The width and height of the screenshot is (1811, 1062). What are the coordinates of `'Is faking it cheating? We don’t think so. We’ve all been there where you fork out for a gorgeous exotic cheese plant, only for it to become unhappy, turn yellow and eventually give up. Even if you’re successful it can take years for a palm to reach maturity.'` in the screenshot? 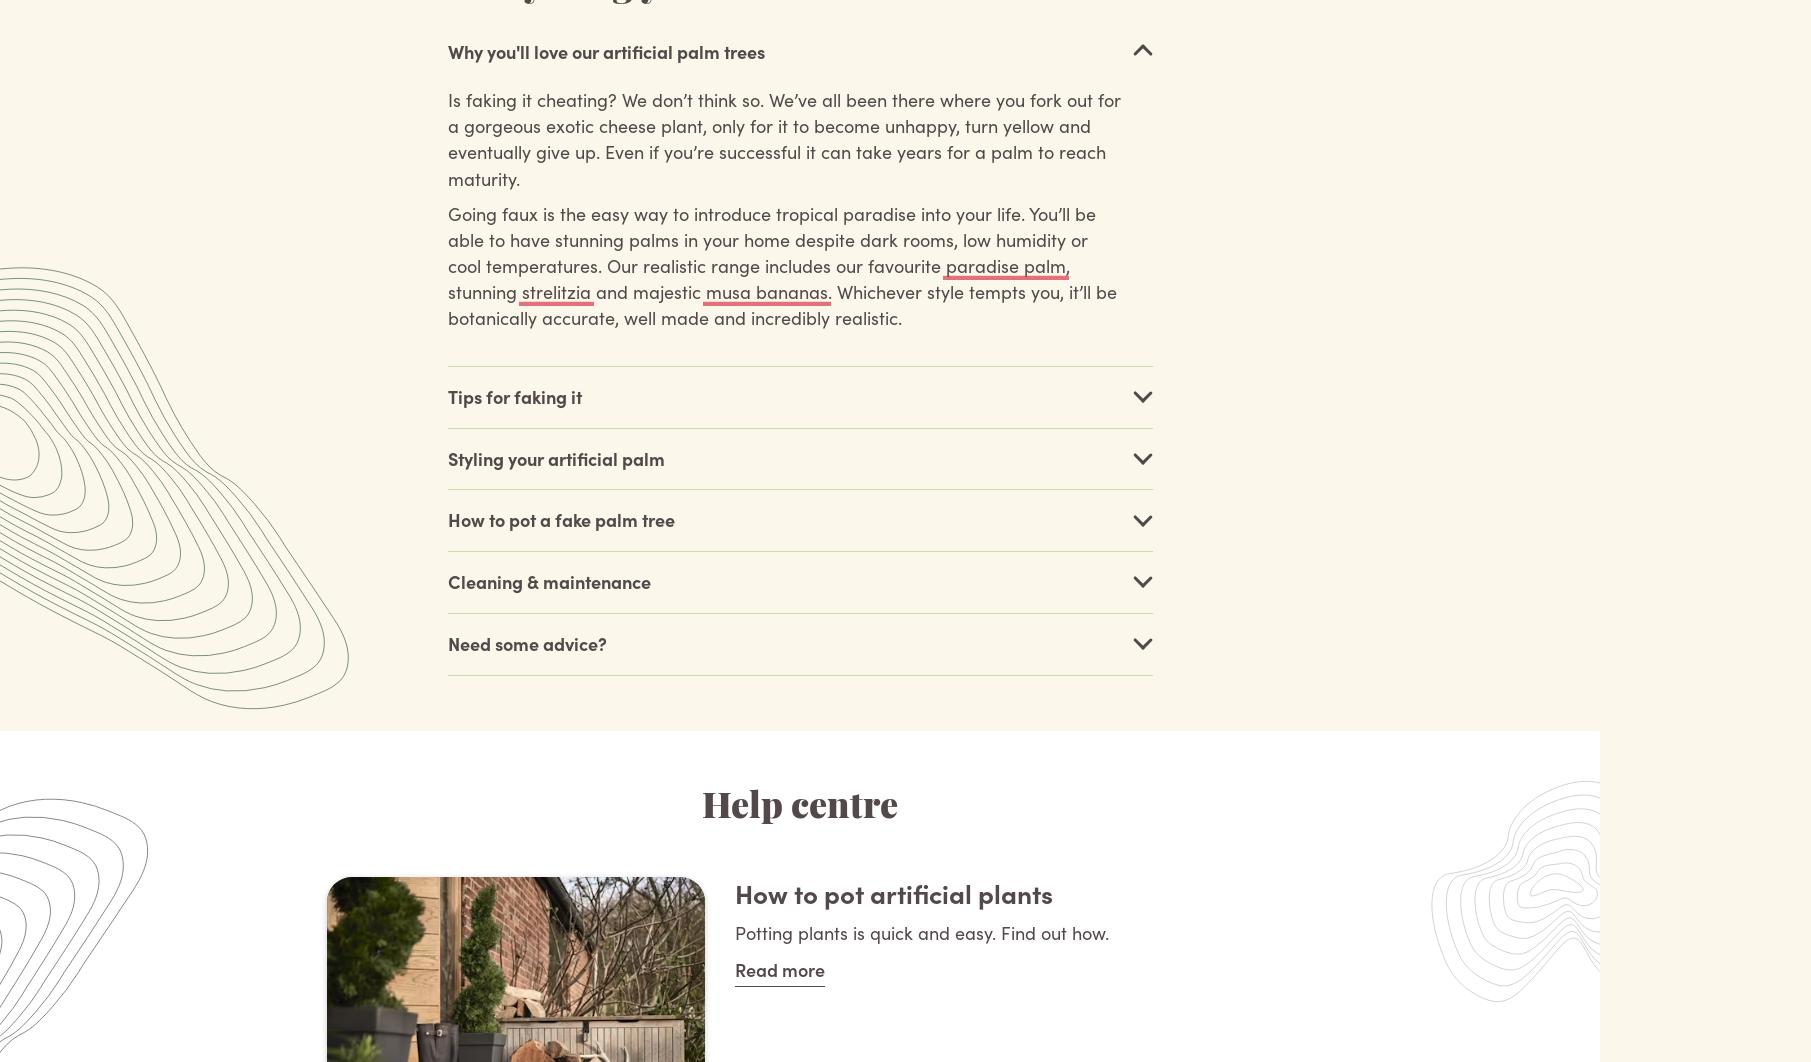 It's located at (782, 138).